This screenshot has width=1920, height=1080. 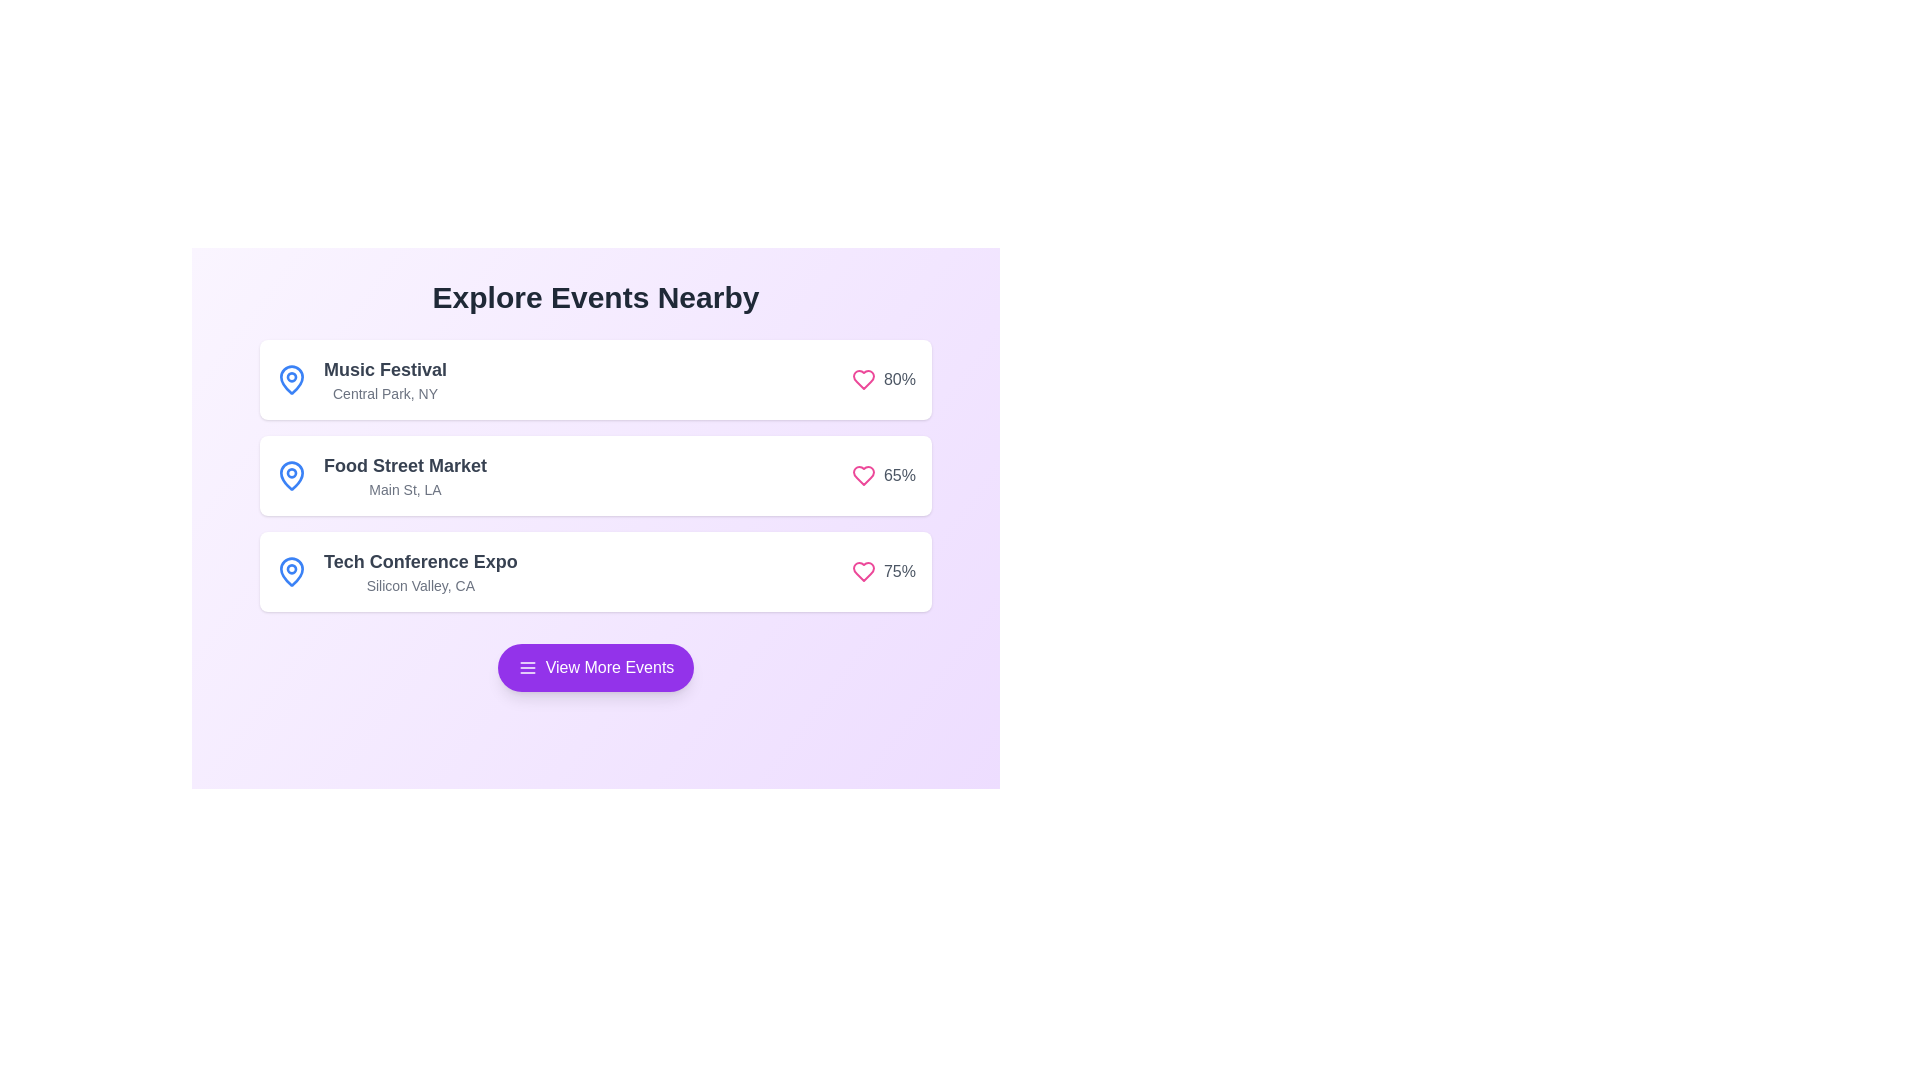 What do you see at coordinates (527, 667) in the screenshot?
I see `menu options icon located inside the purple rounded button labeled 'View More Events' by clicking on it` at bounding box center [527, 667].